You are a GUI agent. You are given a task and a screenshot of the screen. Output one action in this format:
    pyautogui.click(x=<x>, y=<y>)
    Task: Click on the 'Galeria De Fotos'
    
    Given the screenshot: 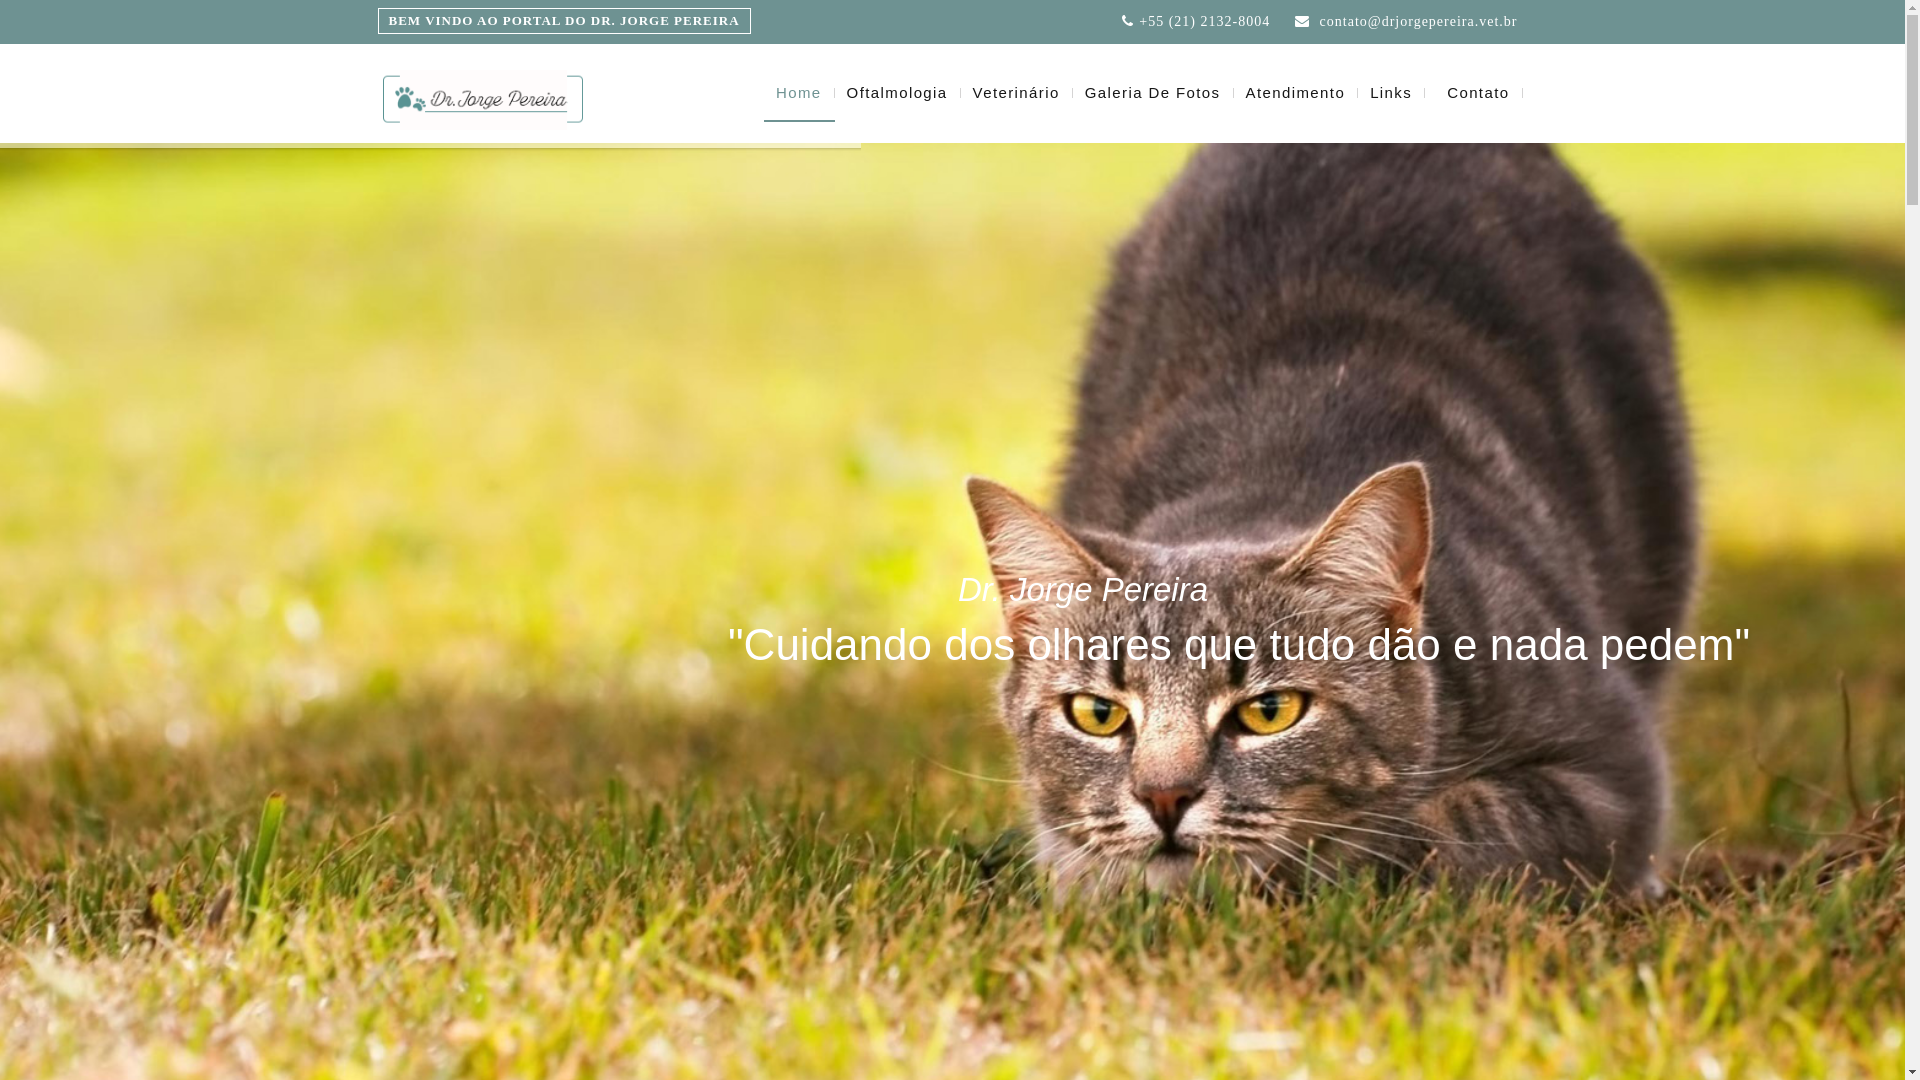 What is the action you would take?
    pyautogui.click(x=1153, y=92)
    